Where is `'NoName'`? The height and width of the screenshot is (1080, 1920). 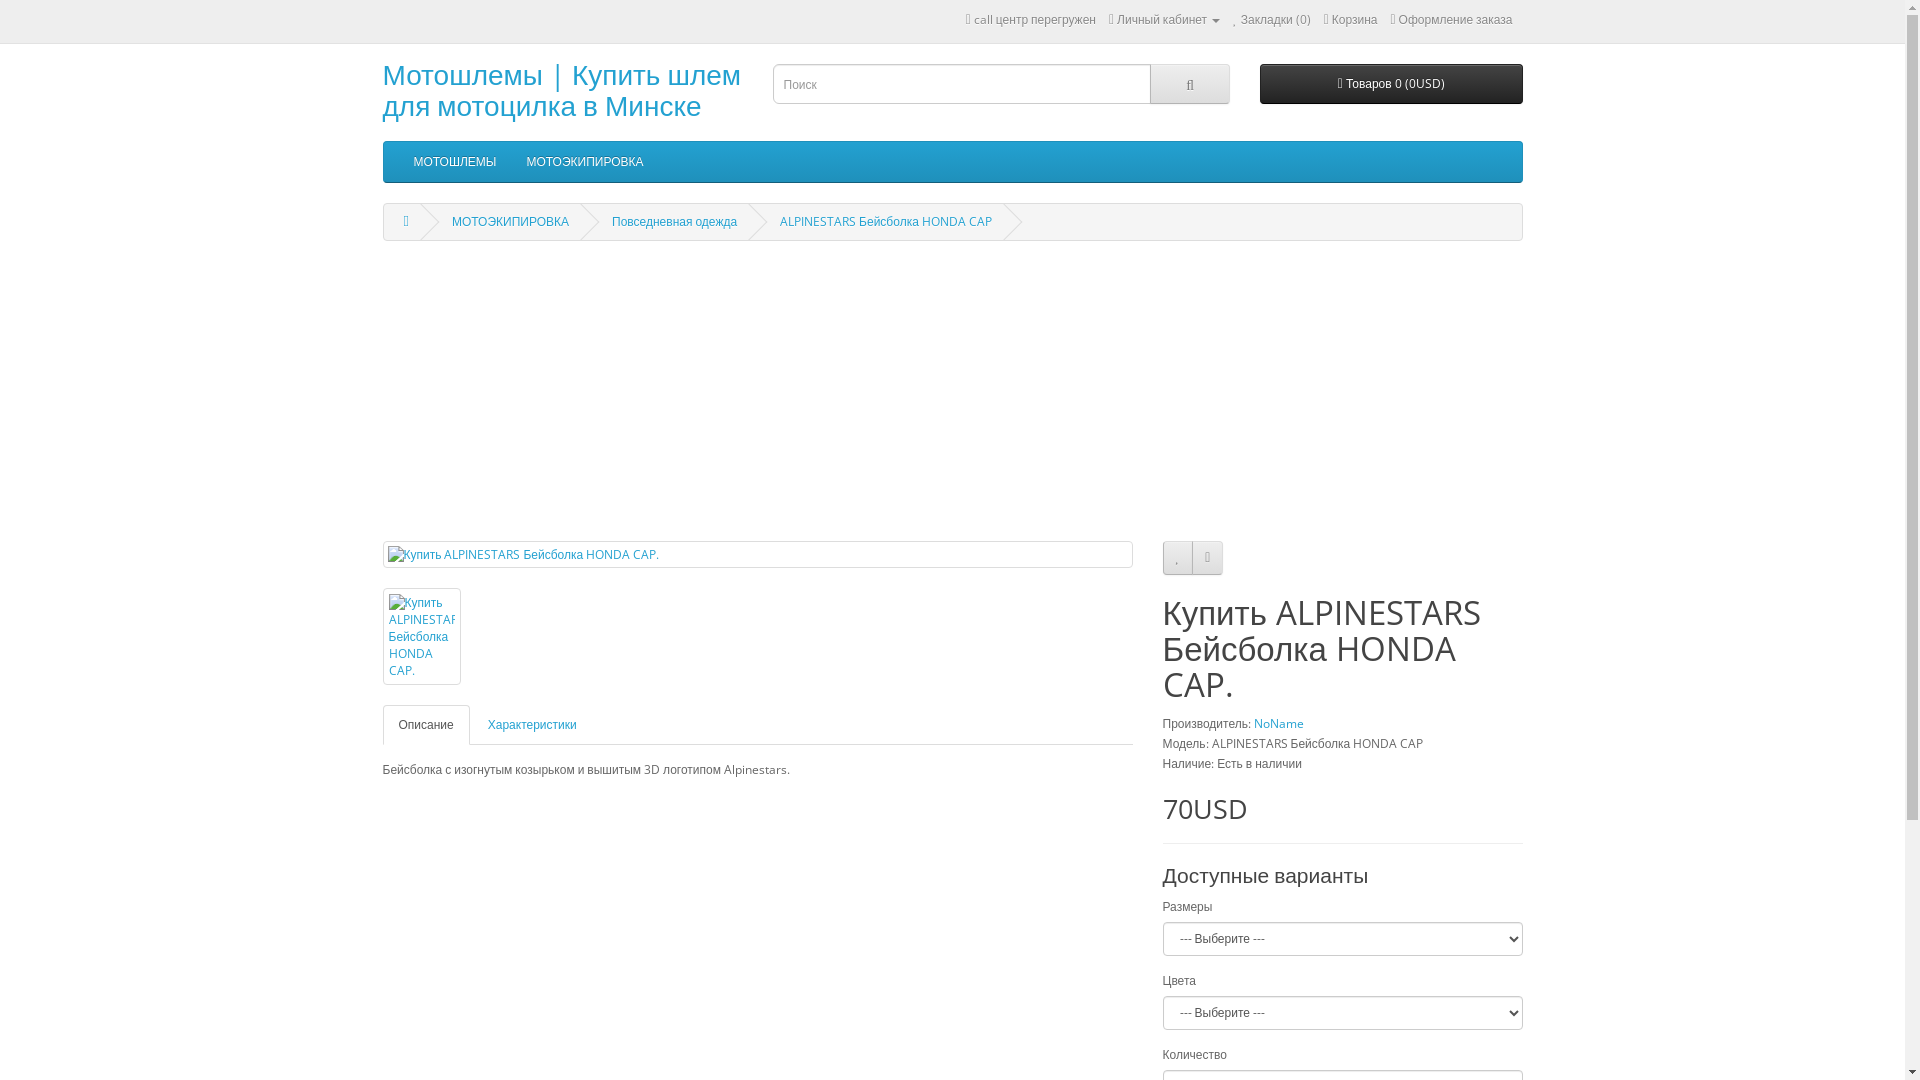
'NoName' is located at coordinates (1277, 723).